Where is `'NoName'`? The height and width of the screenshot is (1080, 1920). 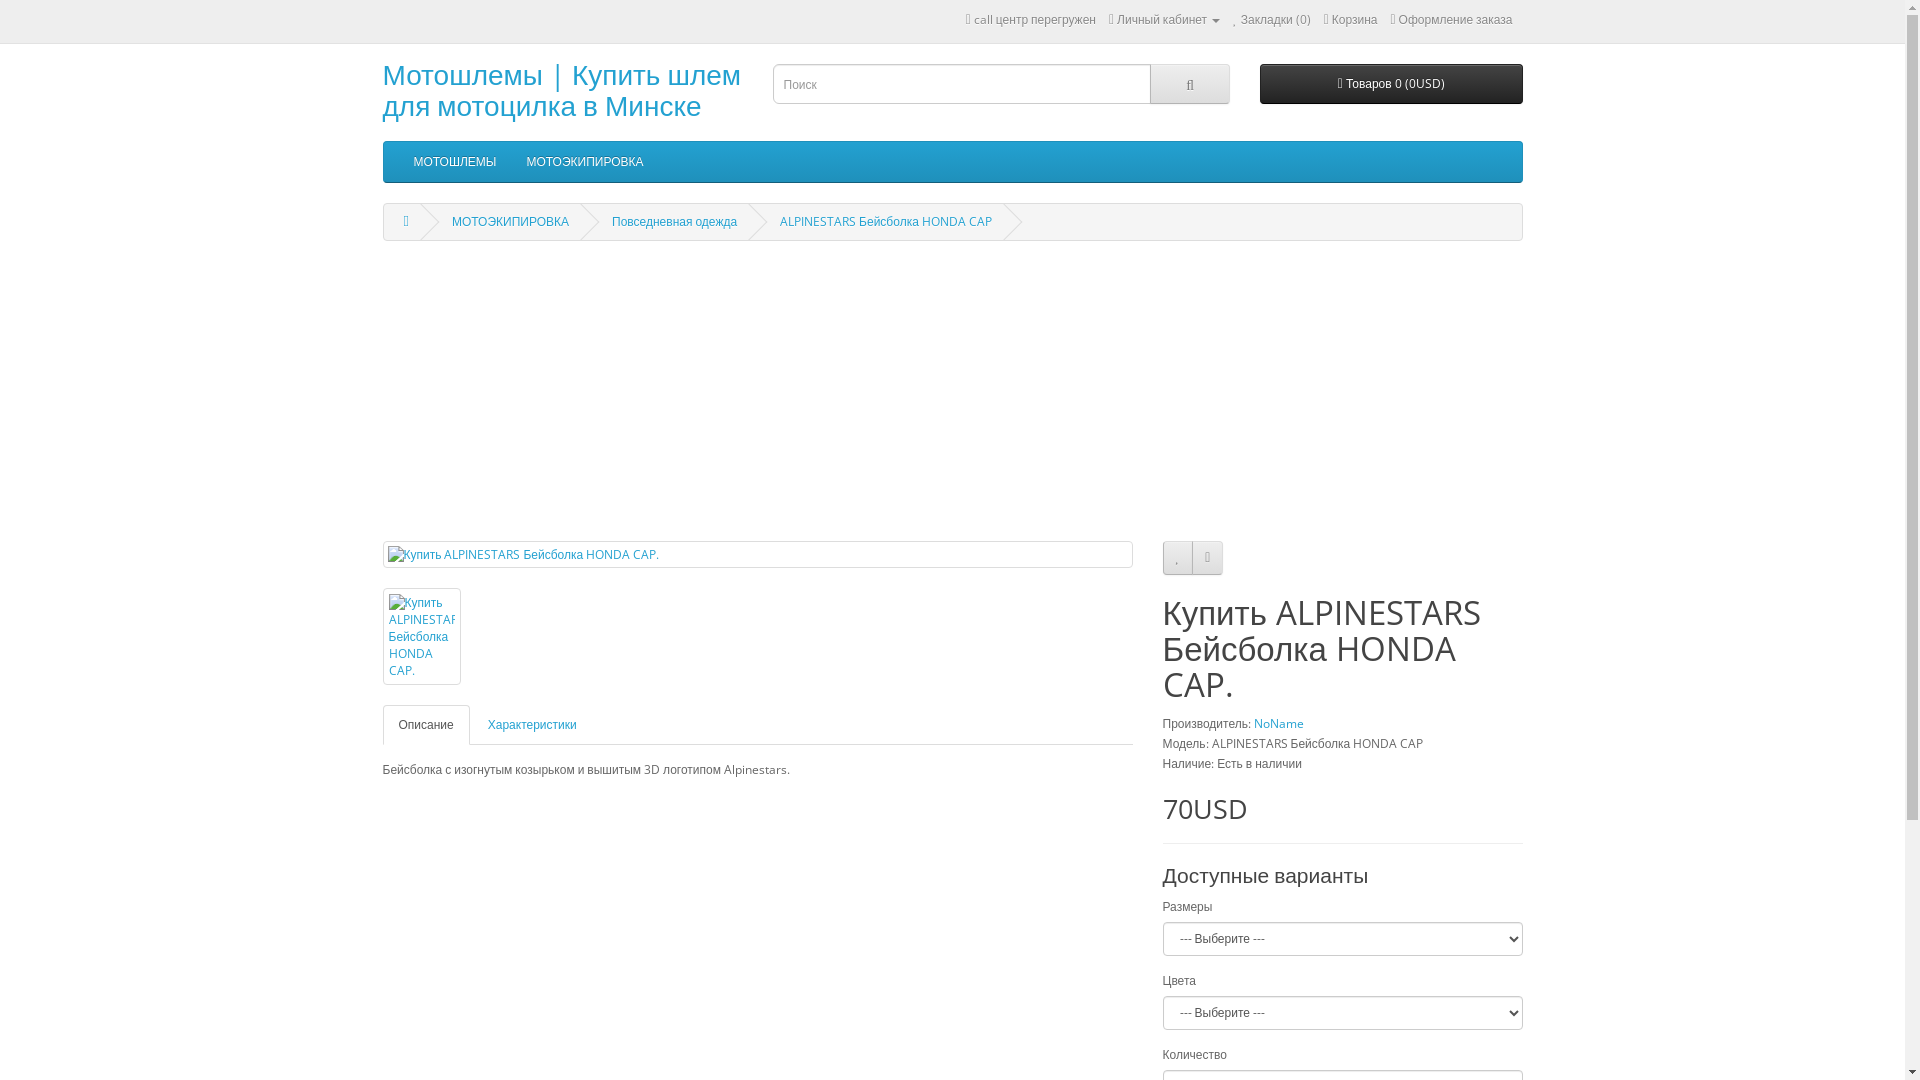
'NoName' is located at coordinates (1277, 723).